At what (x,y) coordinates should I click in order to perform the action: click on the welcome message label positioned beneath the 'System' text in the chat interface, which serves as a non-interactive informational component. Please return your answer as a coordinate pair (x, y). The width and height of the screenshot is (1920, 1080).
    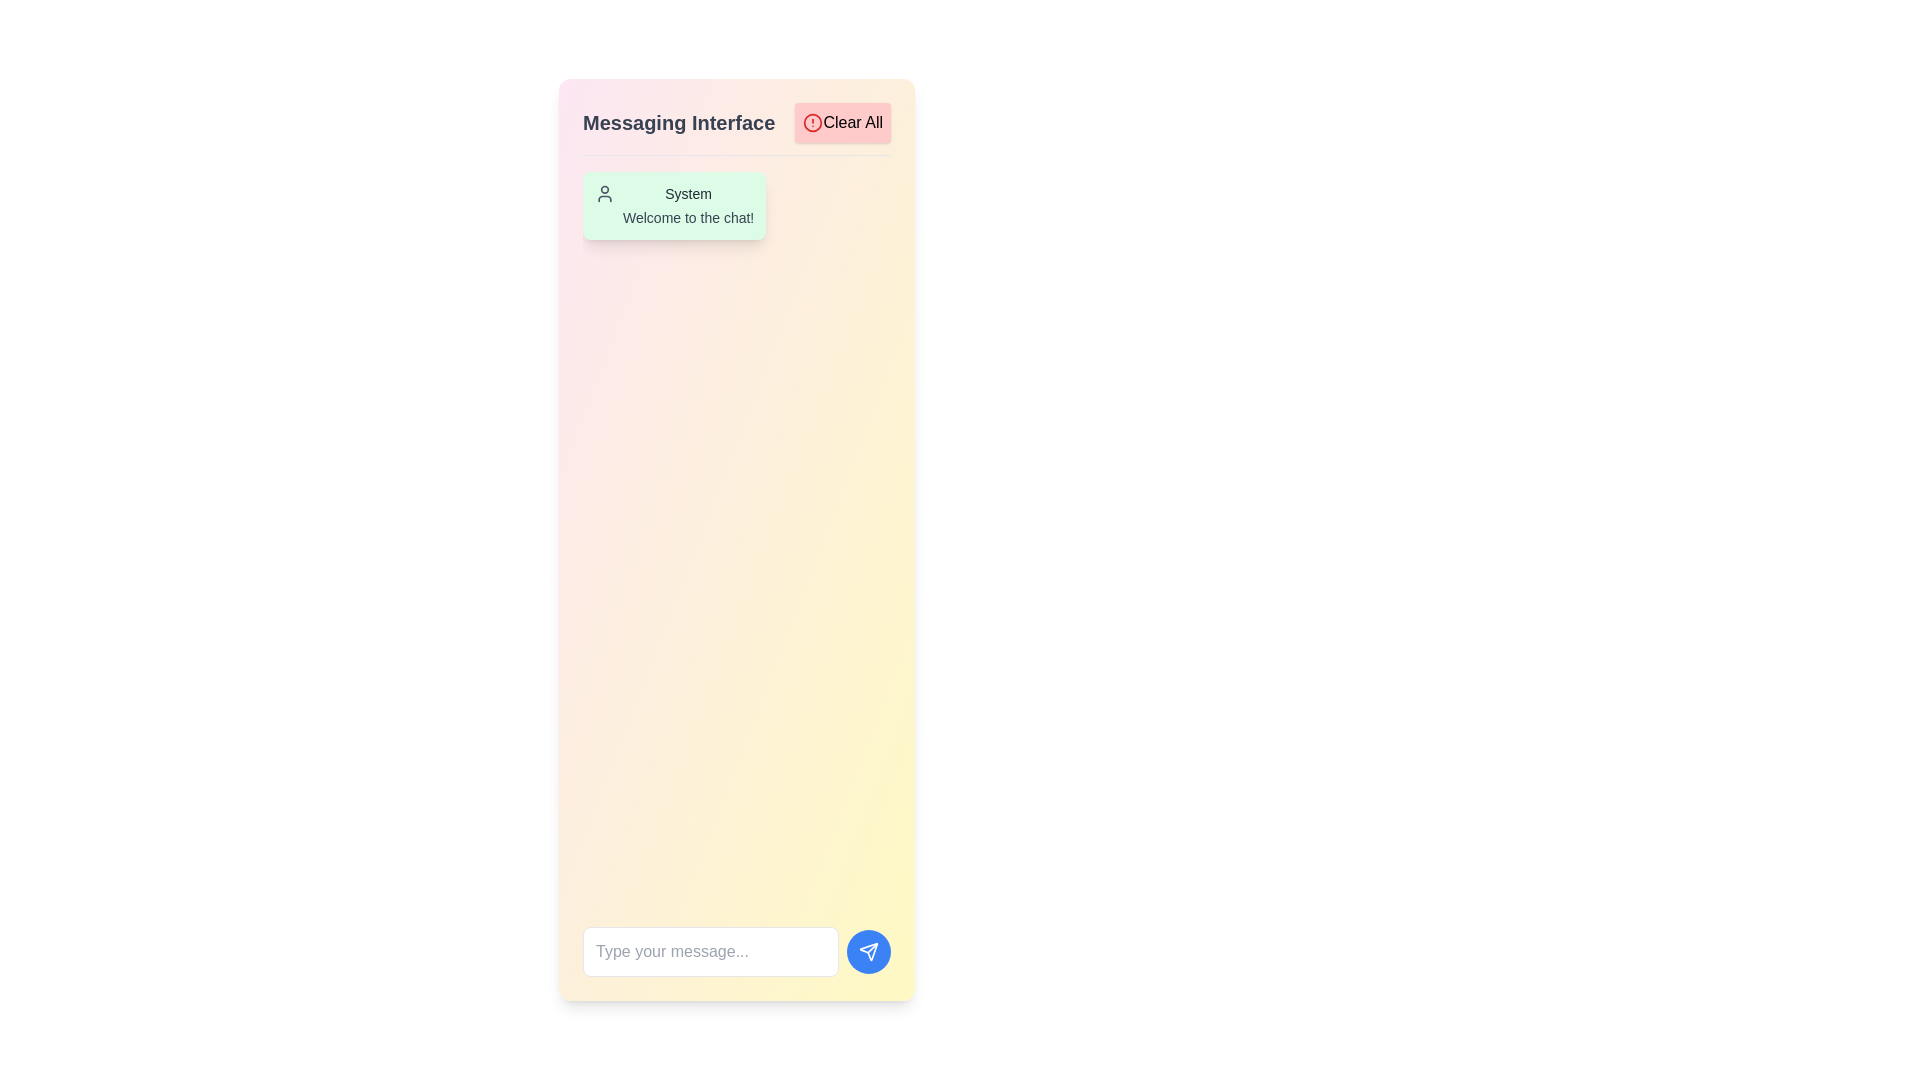
    Looking at the image, I should click on (688, 218).